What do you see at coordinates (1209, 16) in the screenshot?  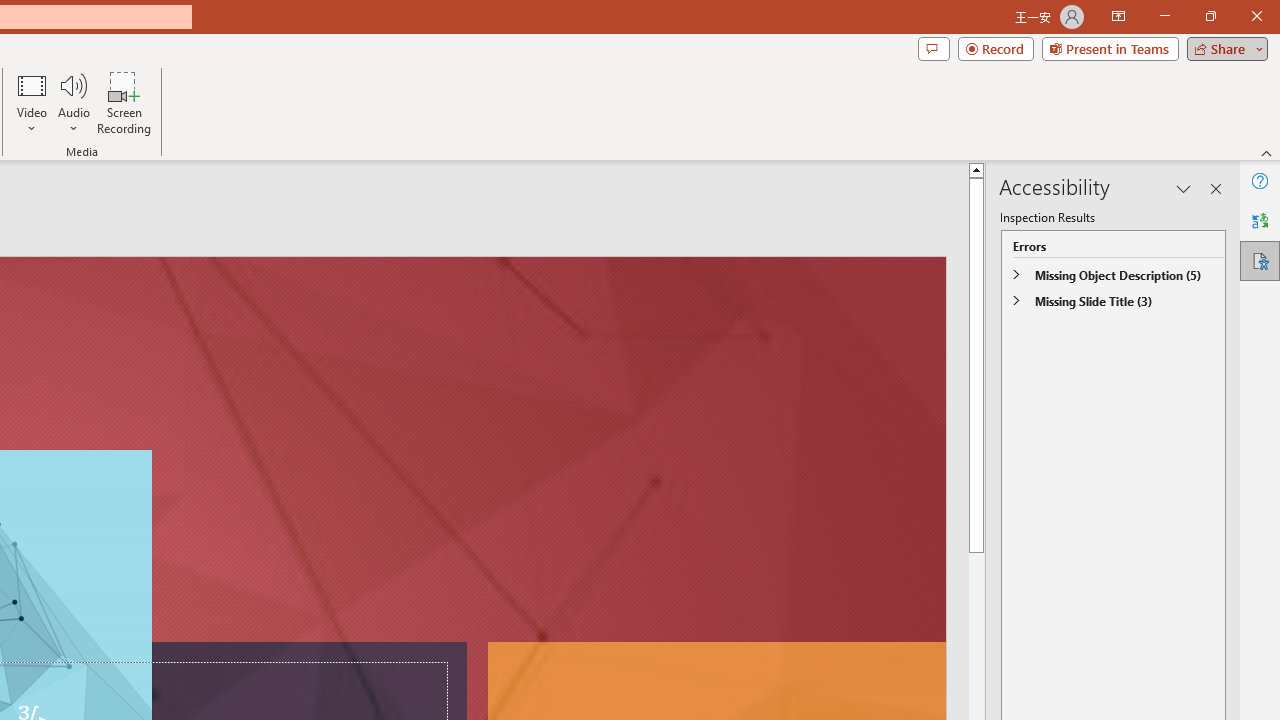 I see `'Restore Down'` at bounding box center [1209, 16].